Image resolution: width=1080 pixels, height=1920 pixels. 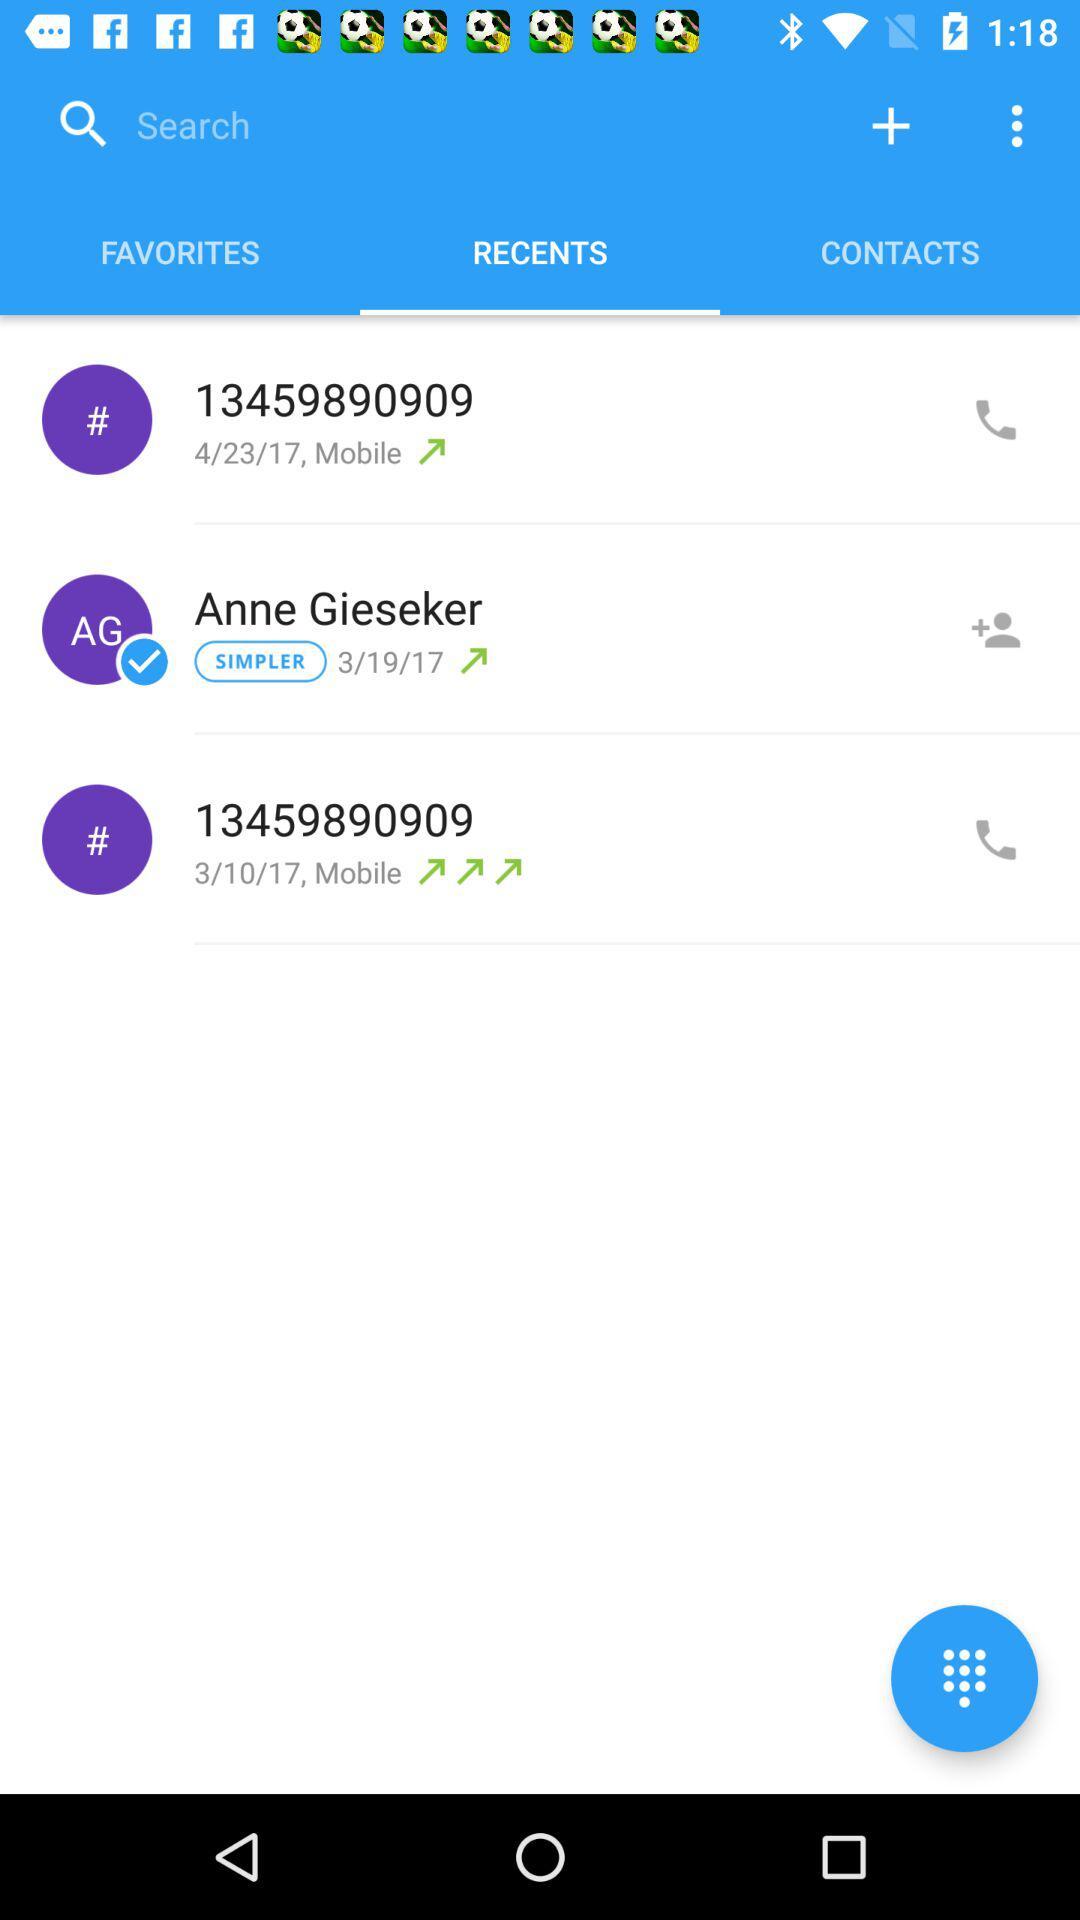 I want to click on profile, so click(x=995, y=628).